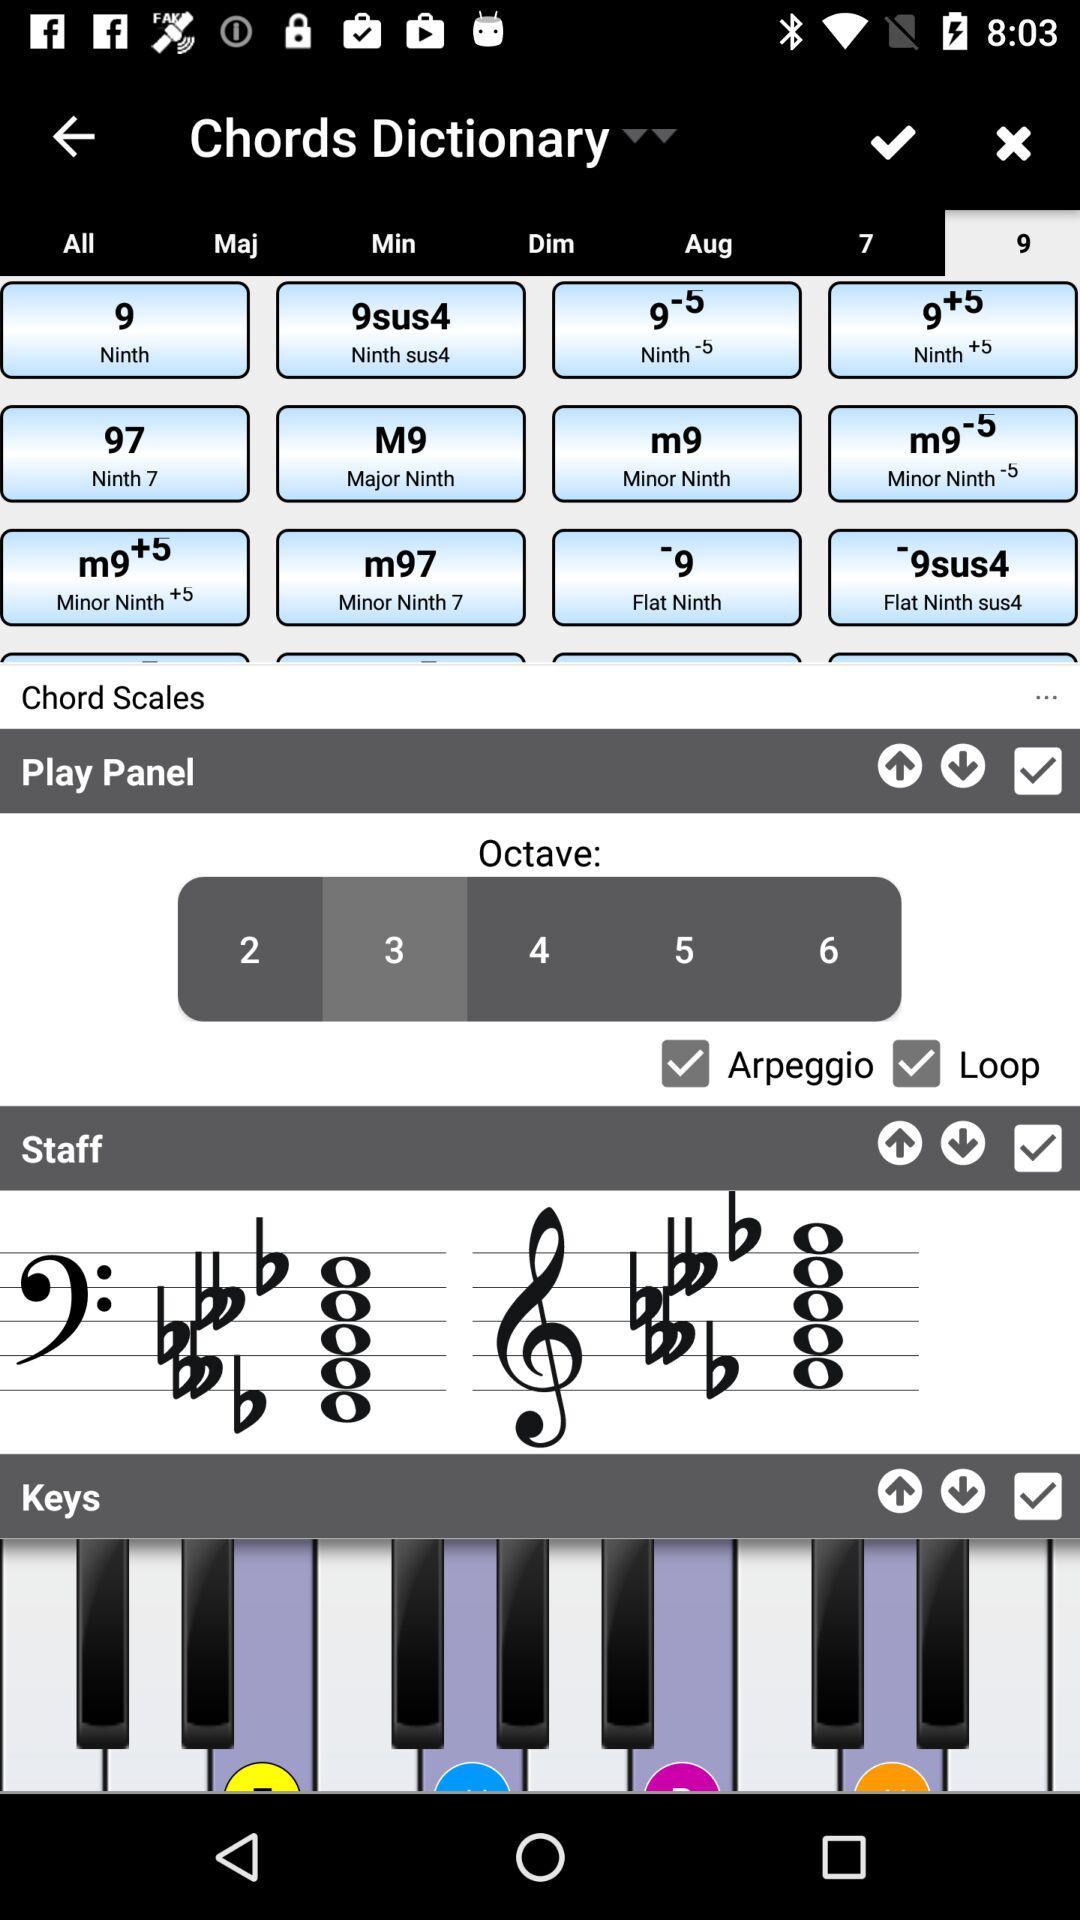 Image resolution: width=1080 pixels, height=1920 pixels. Describe the element at coordinates (901, 1485) in the screenshot. I see `scroll up` at that location.